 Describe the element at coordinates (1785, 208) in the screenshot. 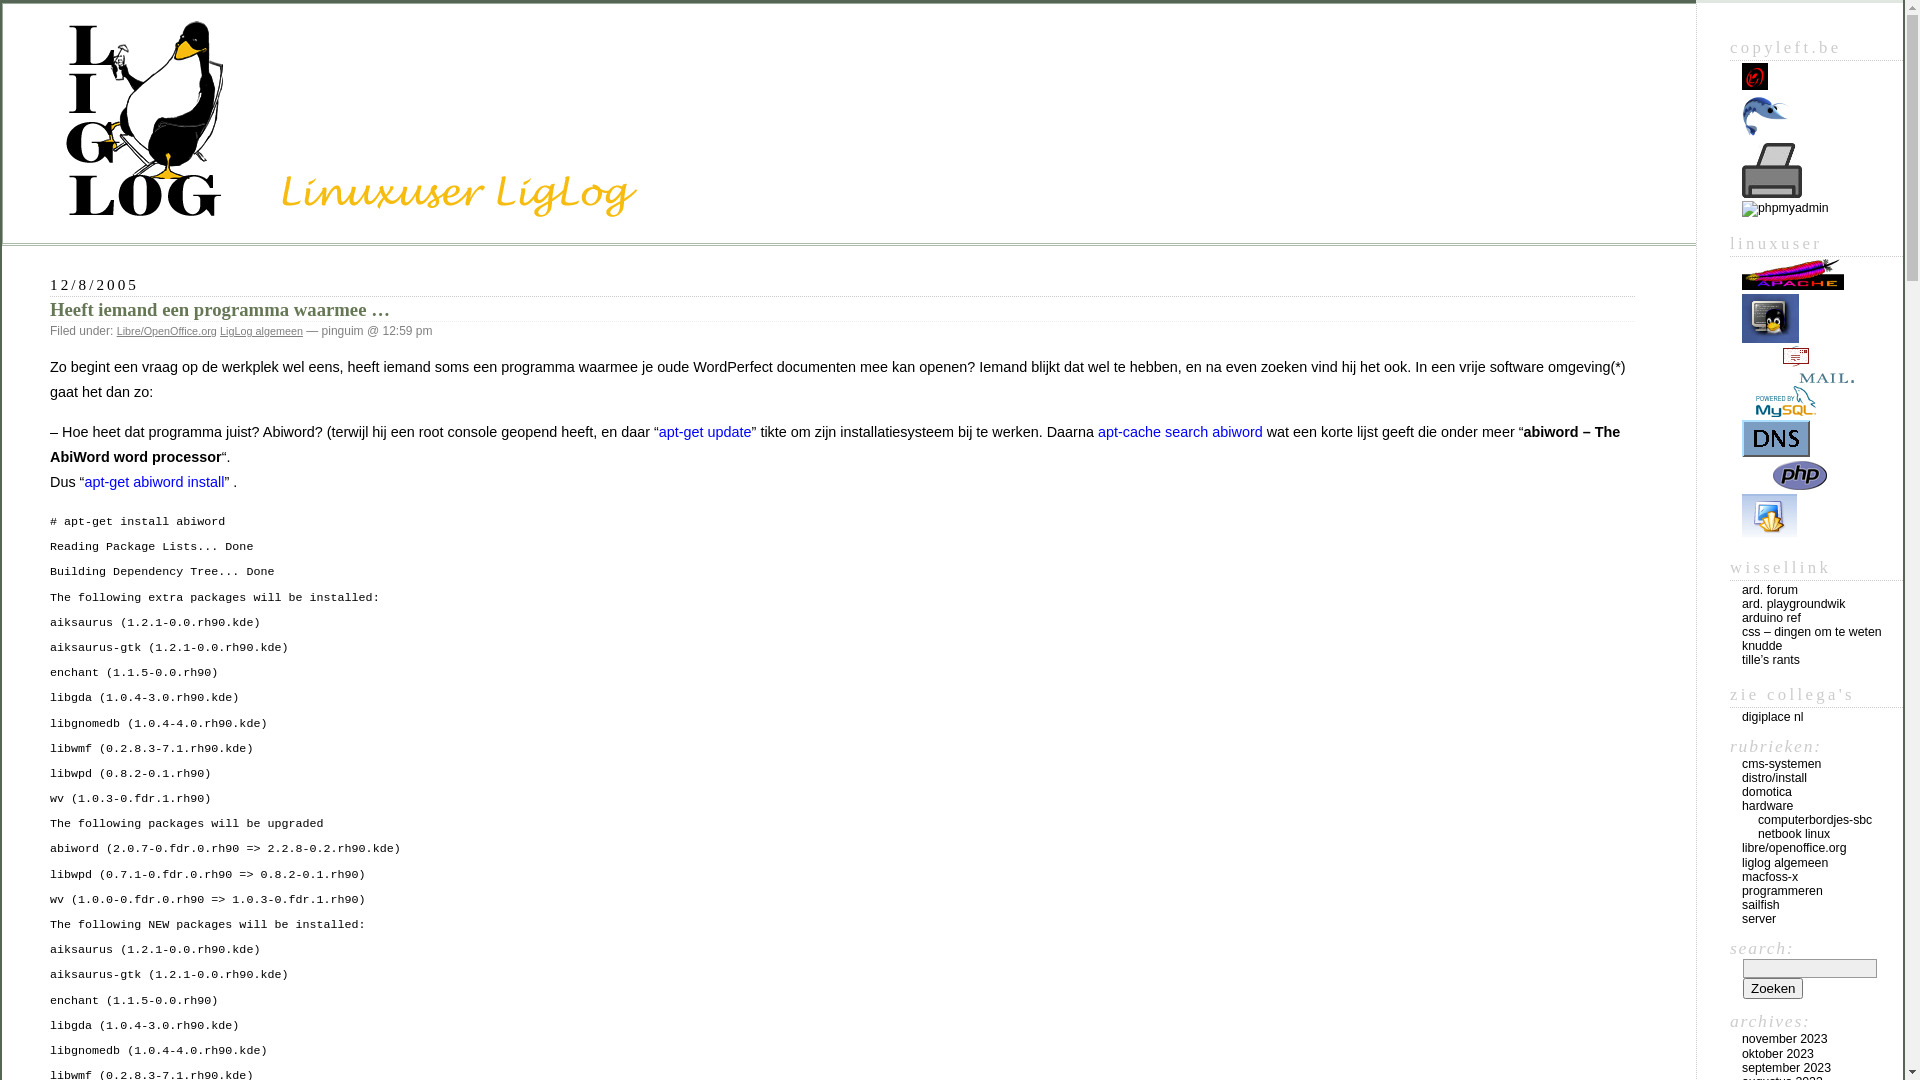

I see `'phpMyAdmin'` at that location.